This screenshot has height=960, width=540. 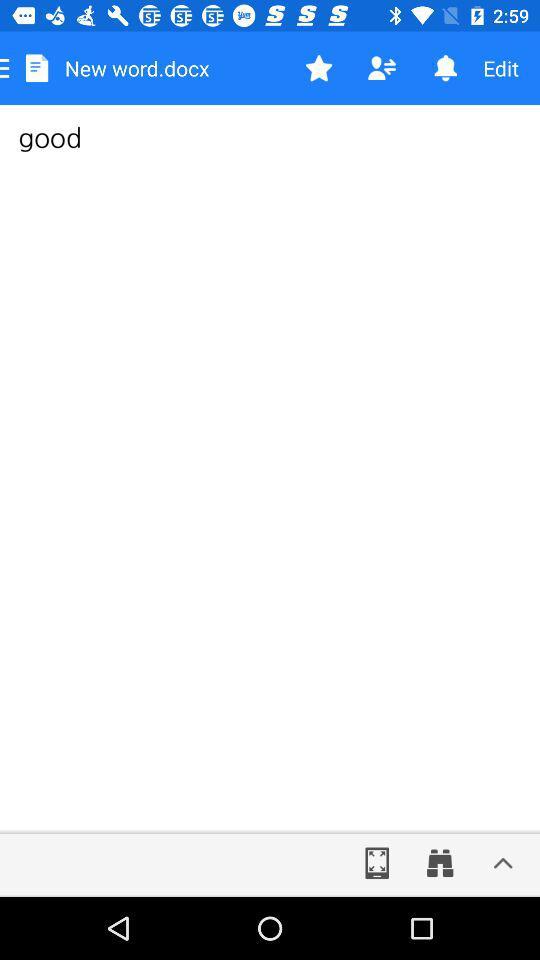 I want to click on expand to full screen, so click(x=377, y=862).